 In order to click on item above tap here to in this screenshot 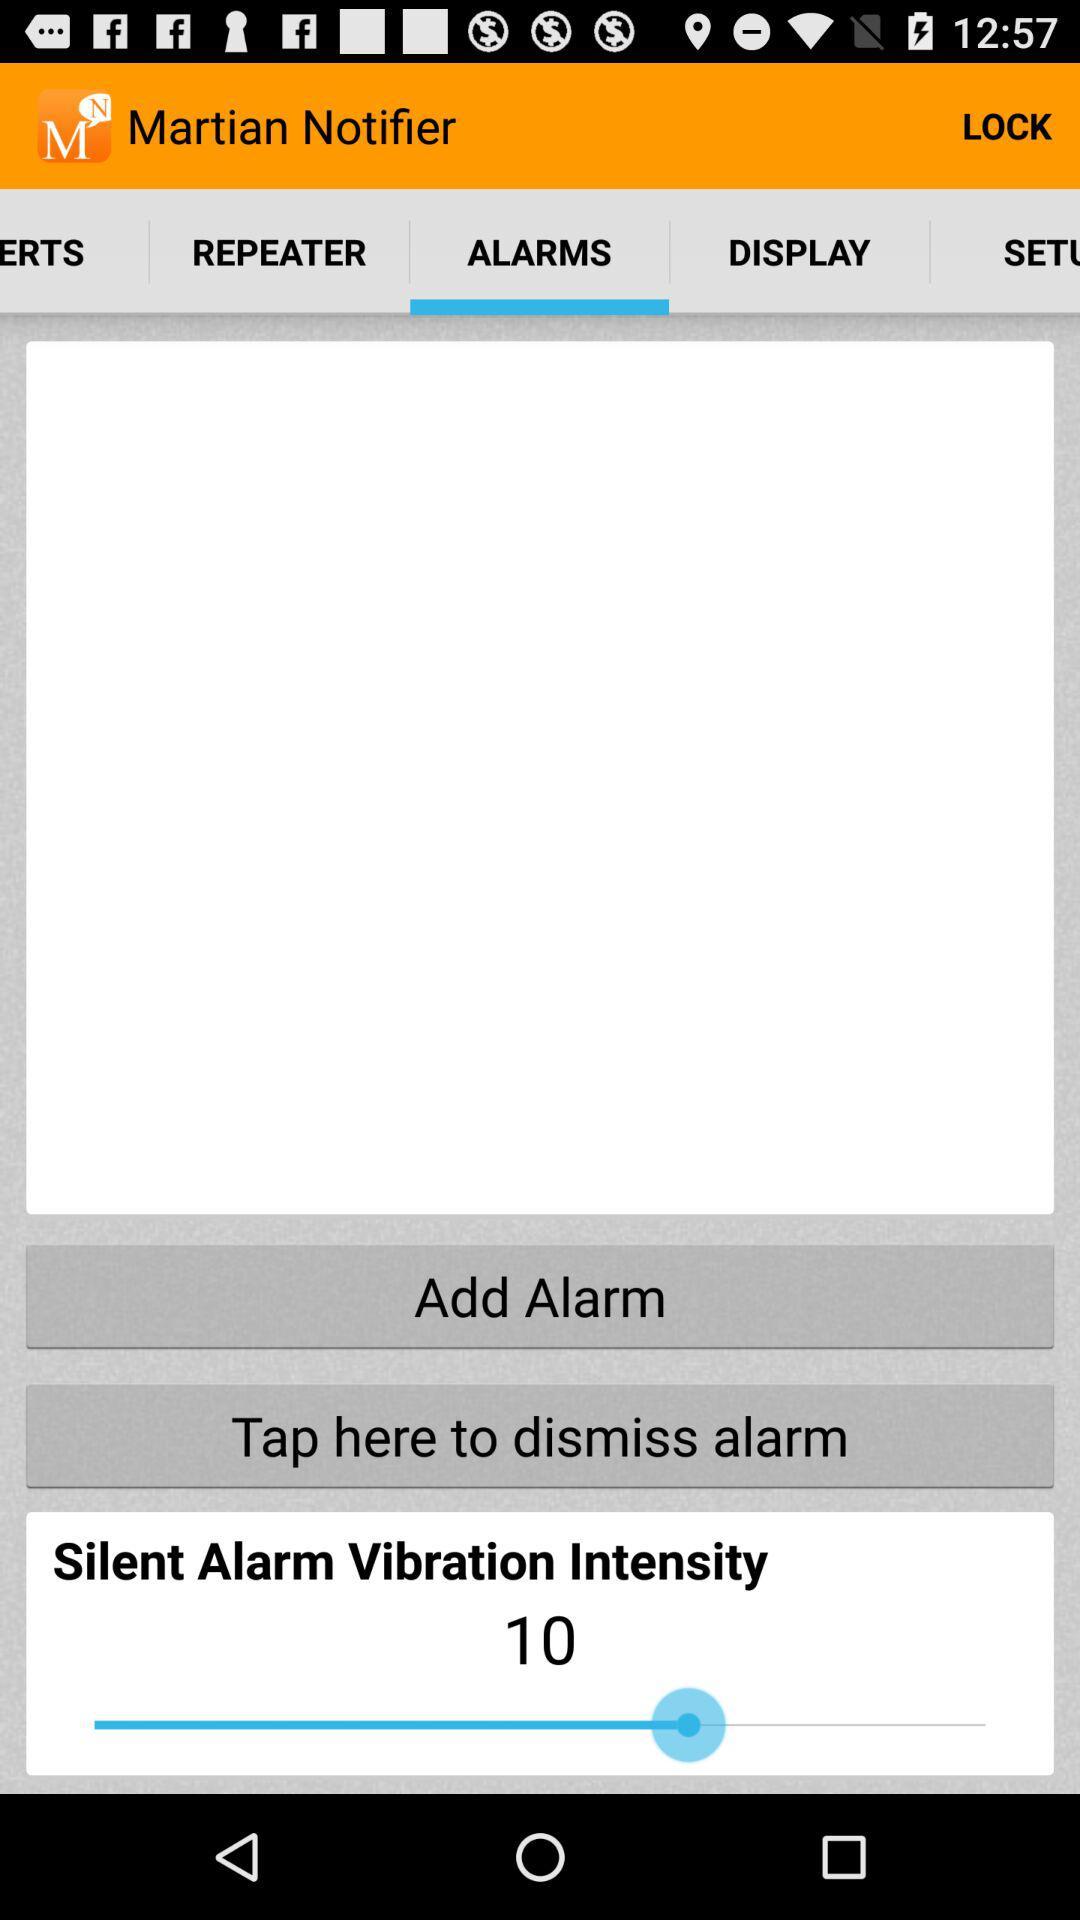, I will do `click(540, 1296)`.